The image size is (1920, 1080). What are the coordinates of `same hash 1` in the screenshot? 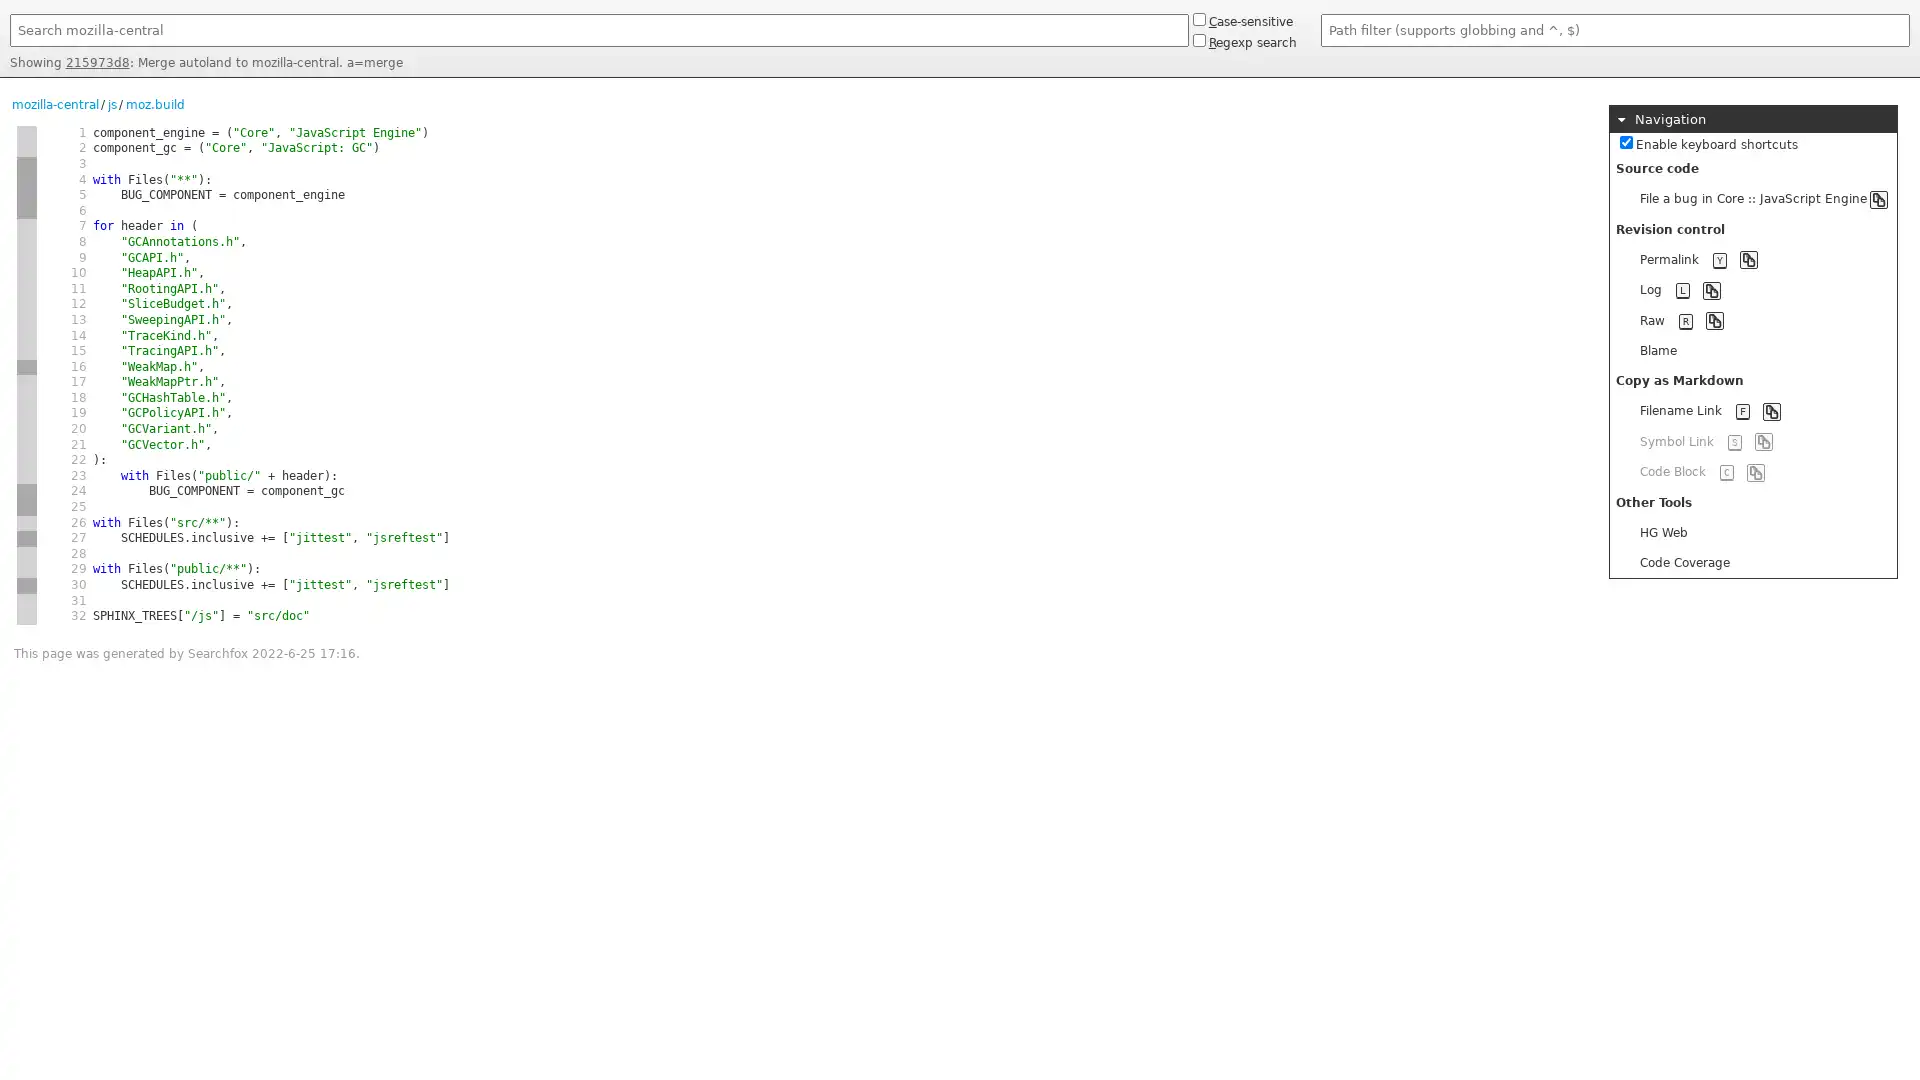 It's located at (27, 428).